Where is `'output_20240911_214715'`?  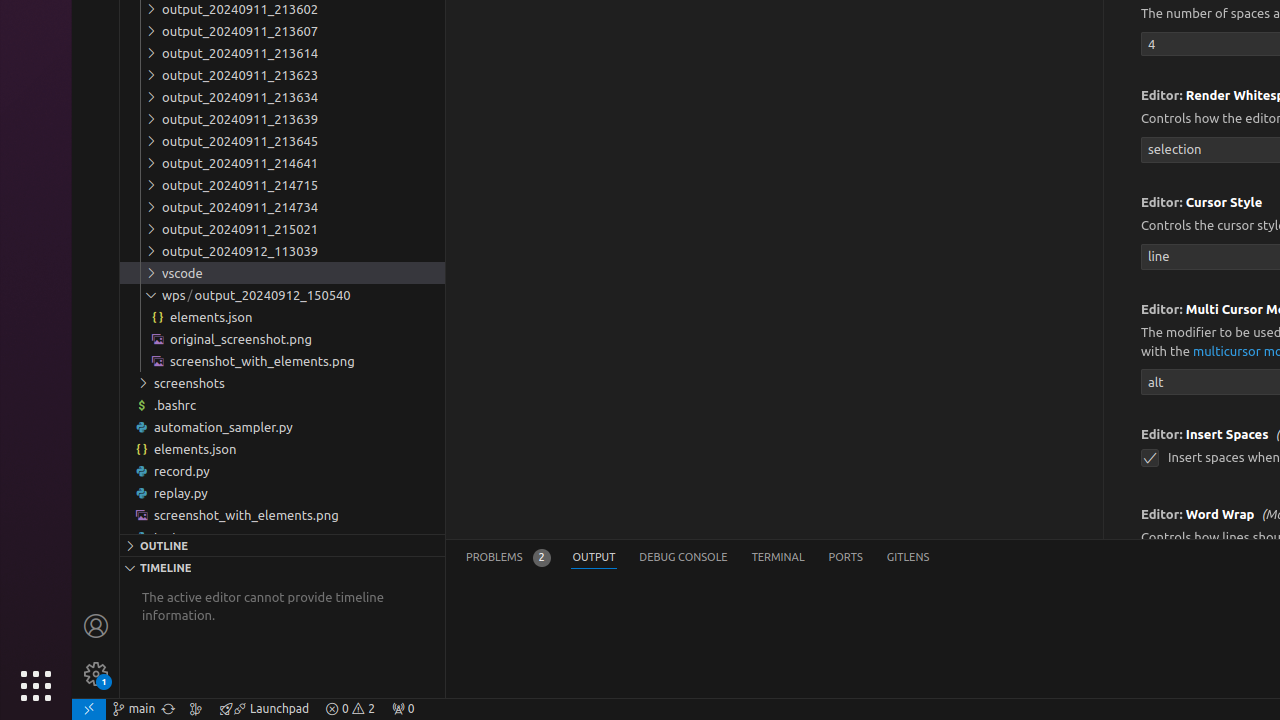 'output_20240911_214715' is located at coordinates (281, 184).